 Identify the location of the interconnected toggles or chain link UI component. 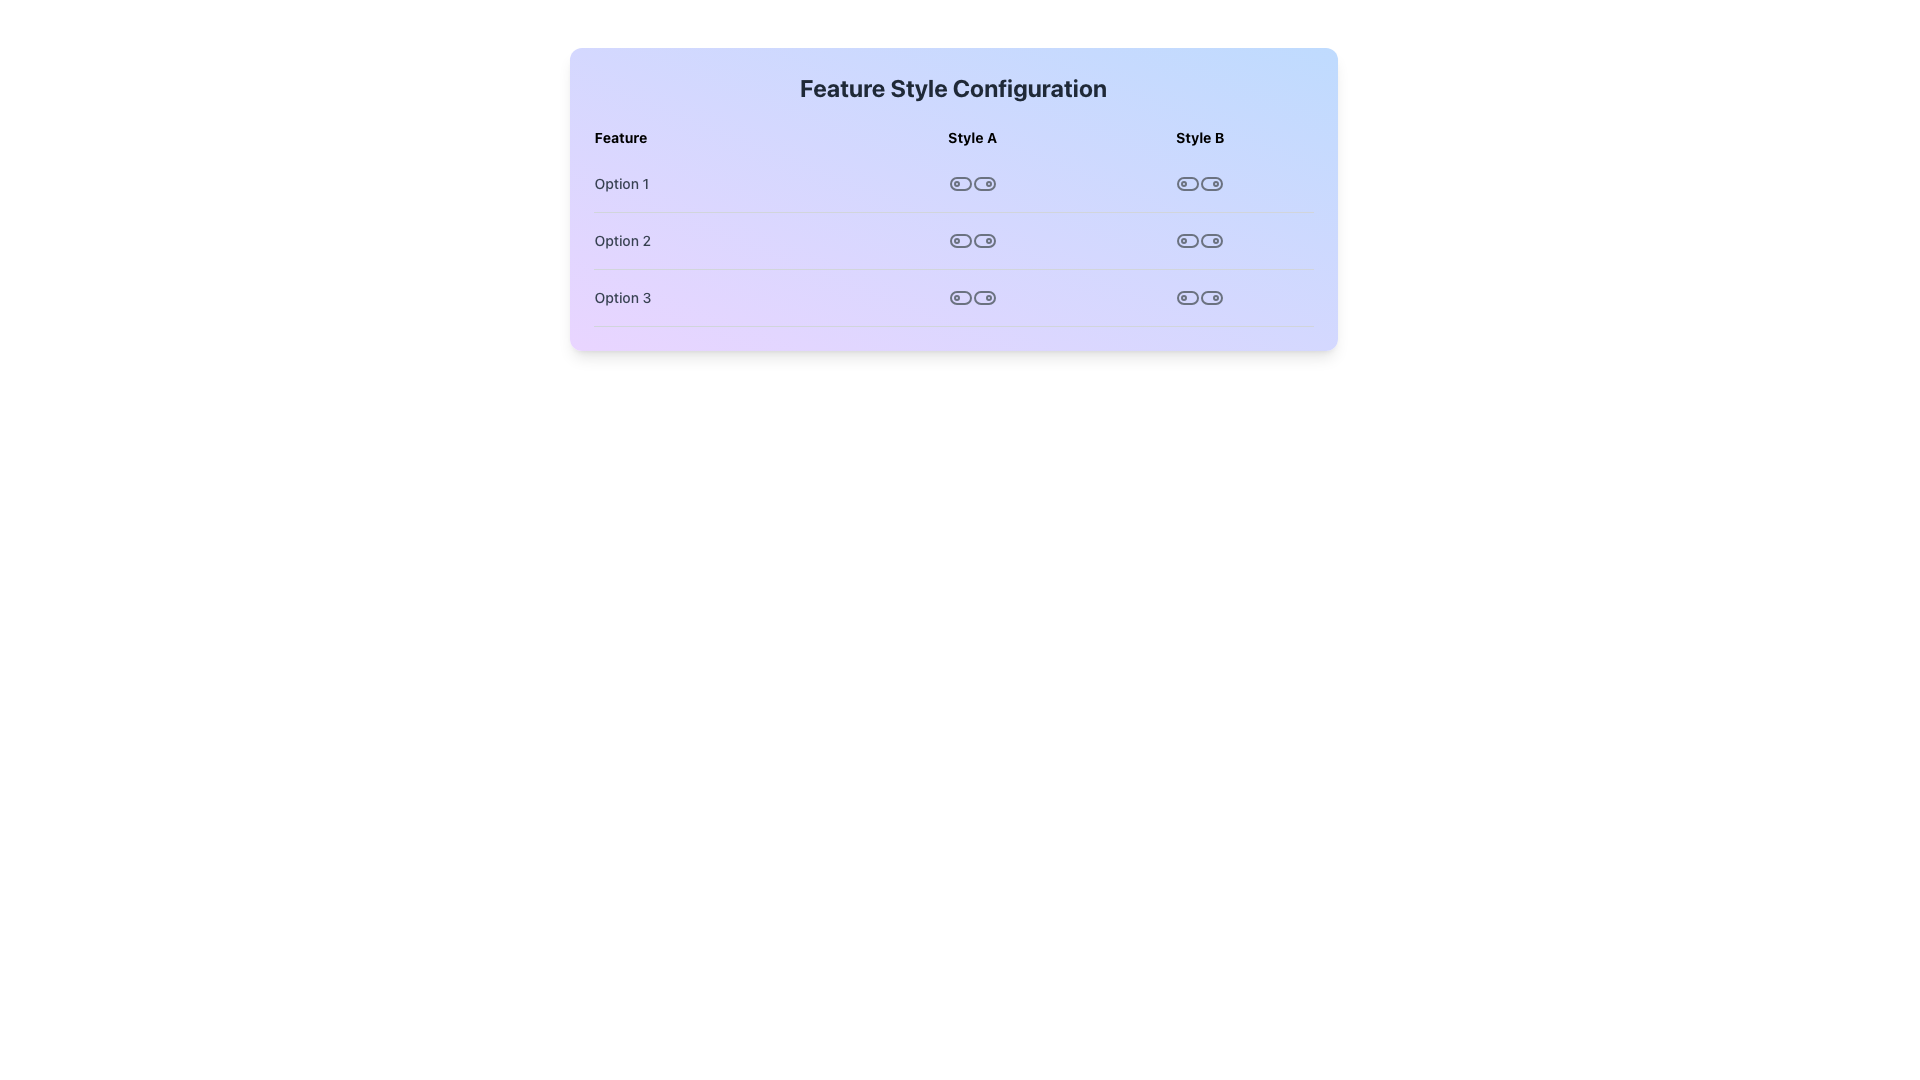
(1200, 297).